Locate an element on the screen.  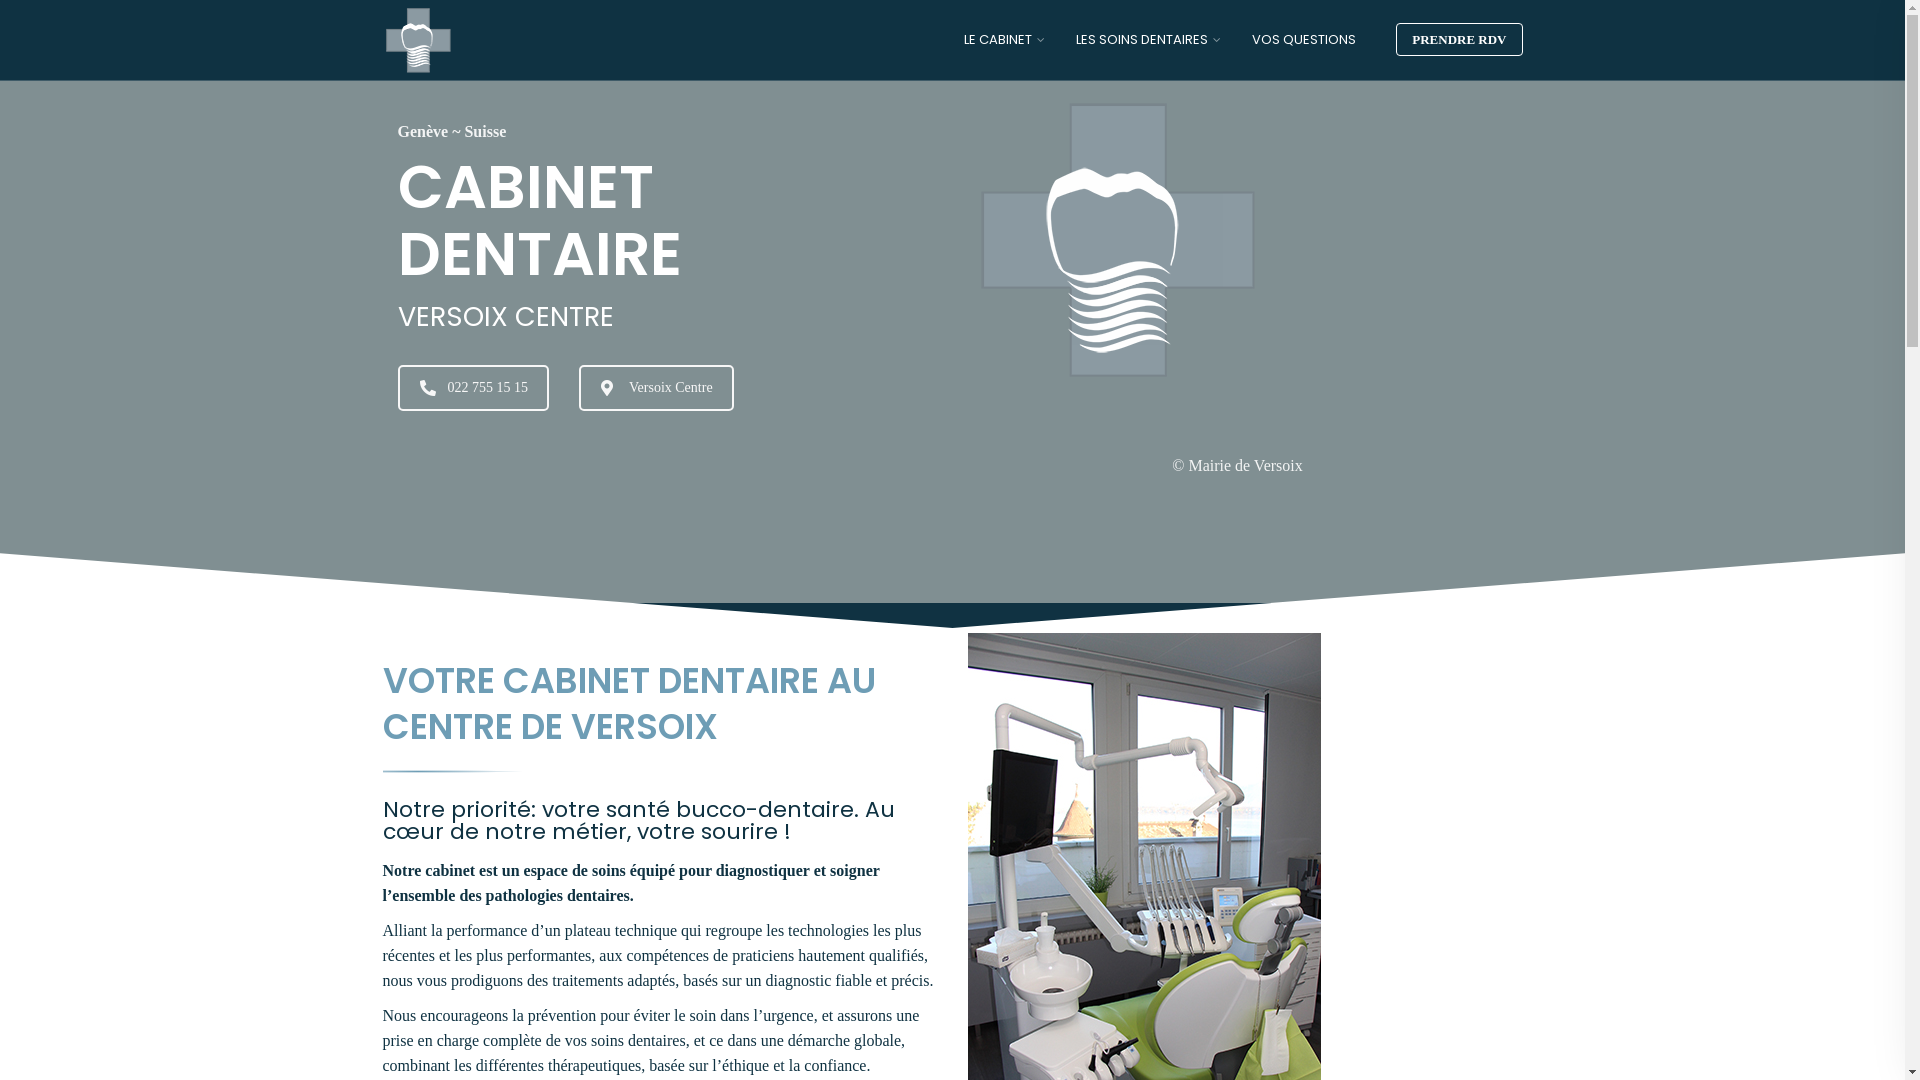
'022 755 15 15' is located at coordinates (473, 386).